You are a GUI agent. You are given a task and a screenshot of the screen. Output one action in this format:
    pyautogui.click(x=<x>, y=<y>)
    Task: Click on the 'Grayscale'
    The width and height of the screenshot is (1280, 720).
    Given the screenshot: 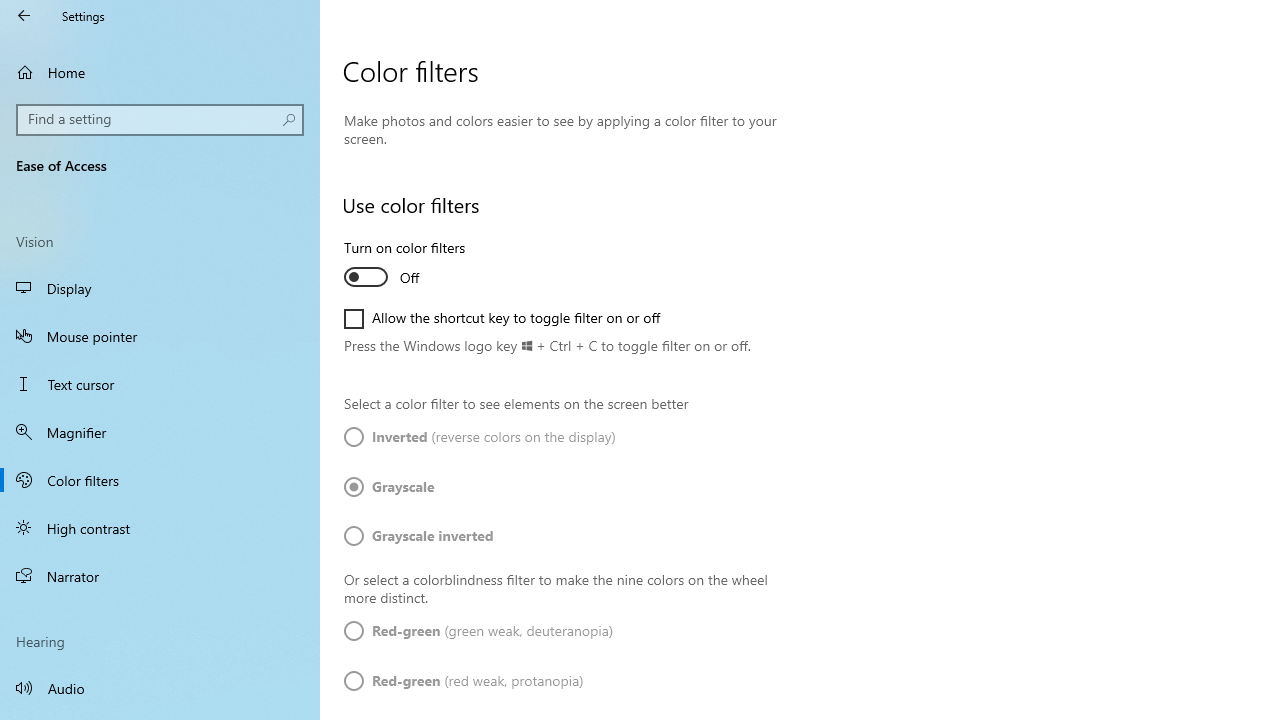 What is the action you would take?
    pyautogui.click(x=402, y=487)
    